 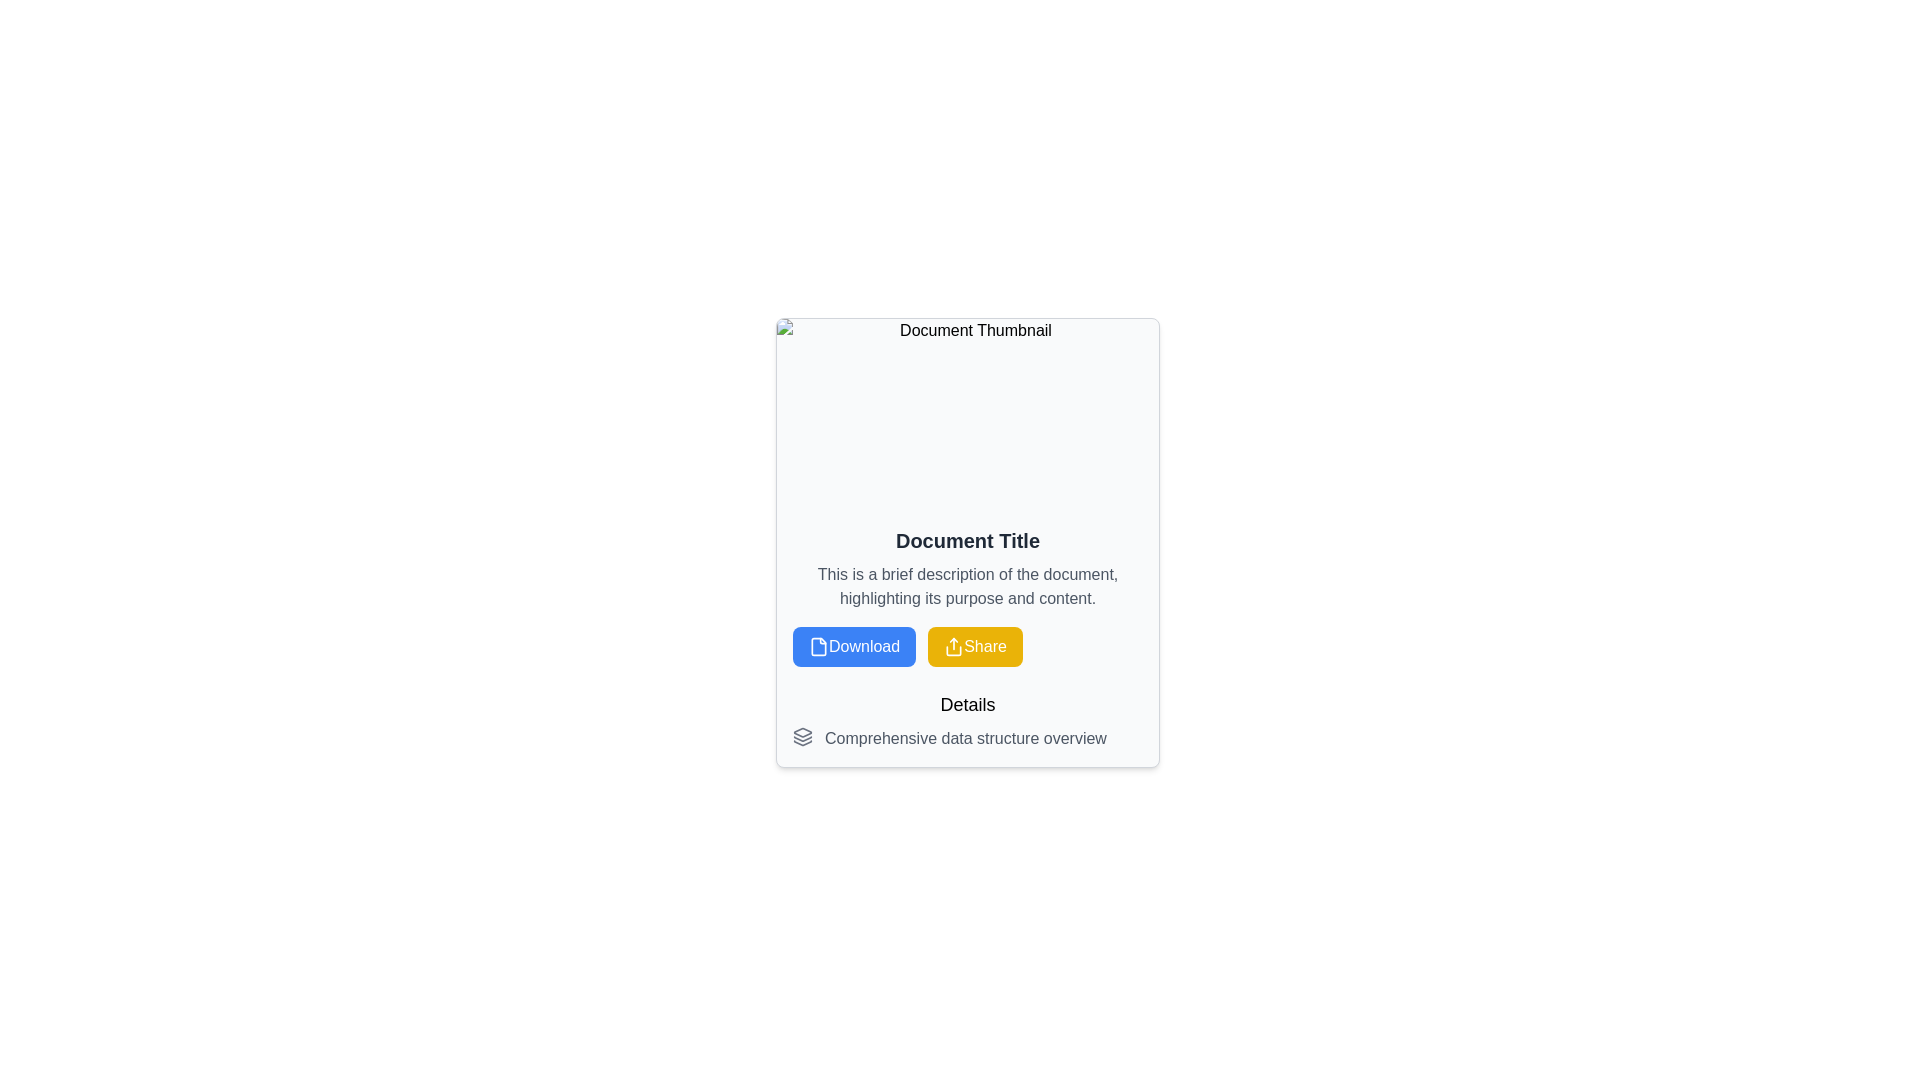 What do you see at coordinates (819, 647) in the screenshot?
I see `the 'Download' icon, which is the leftmost icon within the 'Download' button, positioned centrally in the card layout` at bounding box center [819, 647].